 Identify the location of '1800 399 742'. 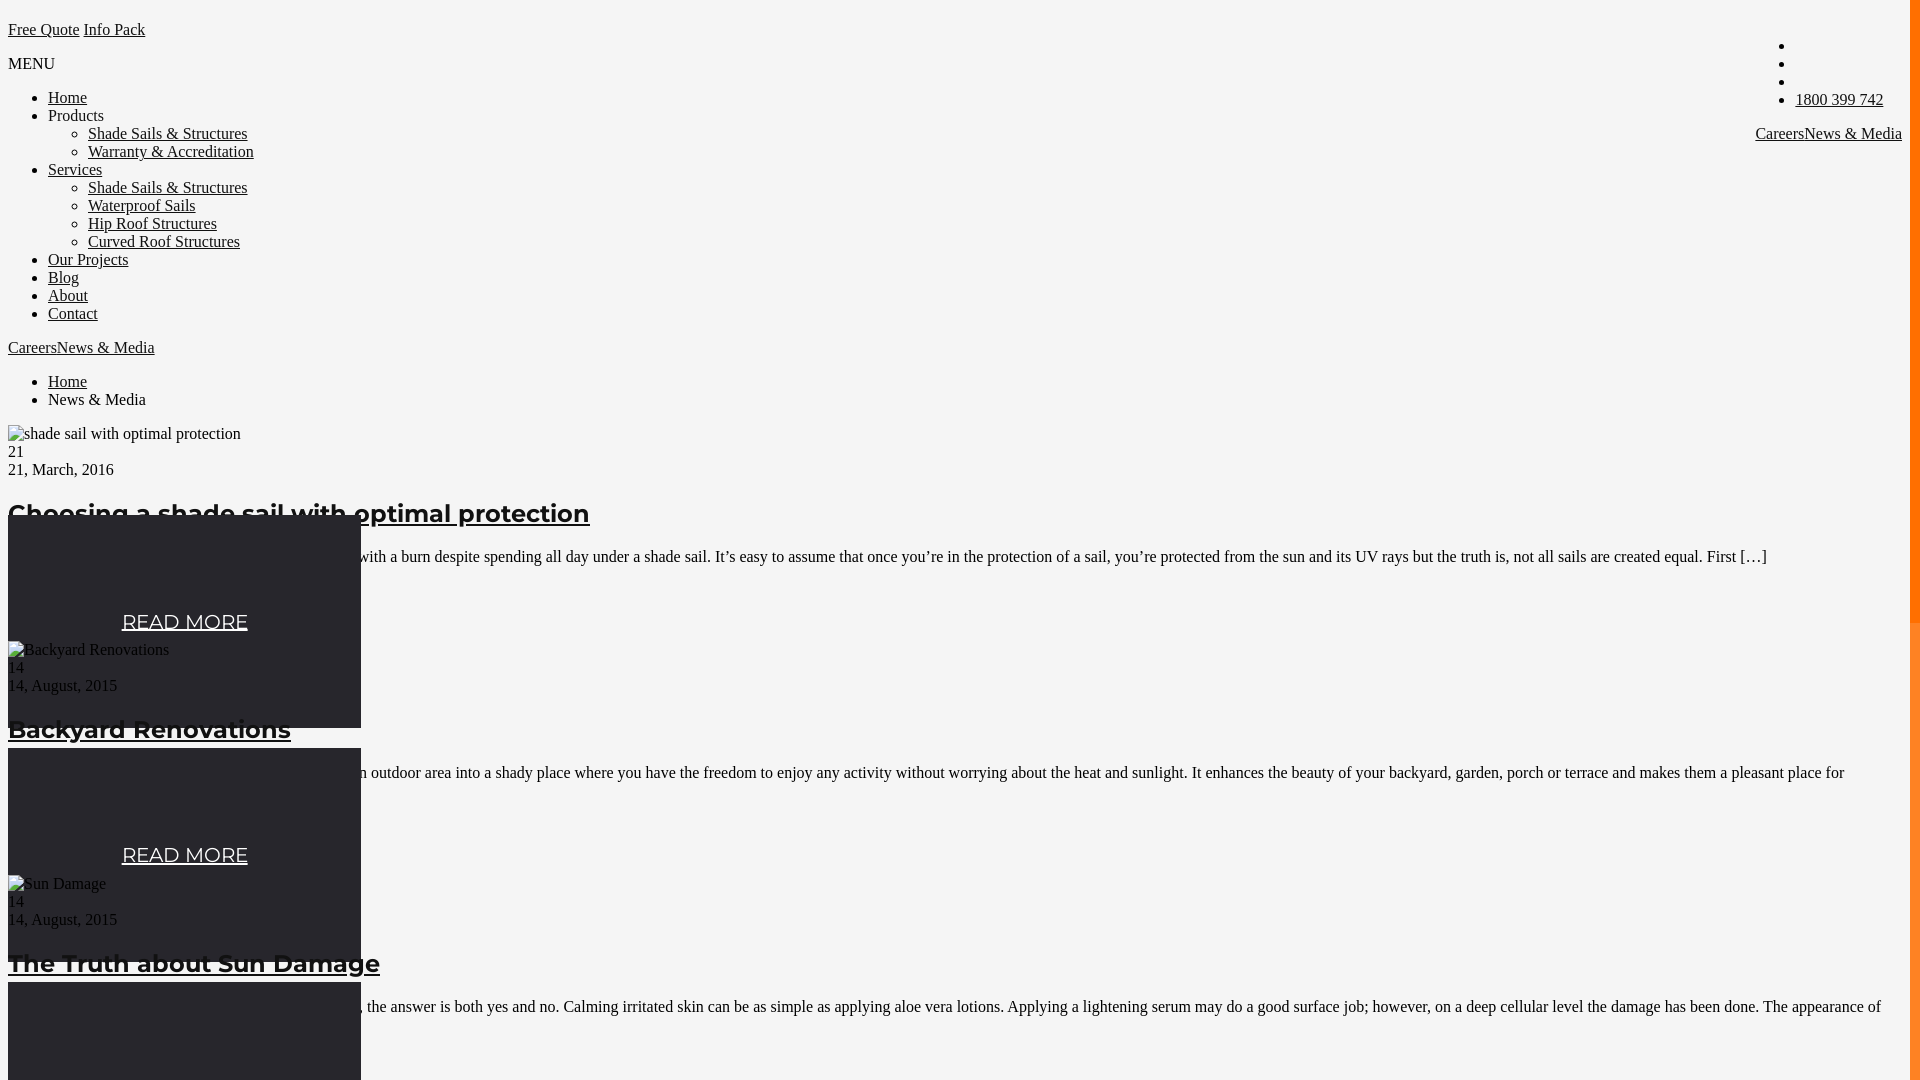
(1795, 99).